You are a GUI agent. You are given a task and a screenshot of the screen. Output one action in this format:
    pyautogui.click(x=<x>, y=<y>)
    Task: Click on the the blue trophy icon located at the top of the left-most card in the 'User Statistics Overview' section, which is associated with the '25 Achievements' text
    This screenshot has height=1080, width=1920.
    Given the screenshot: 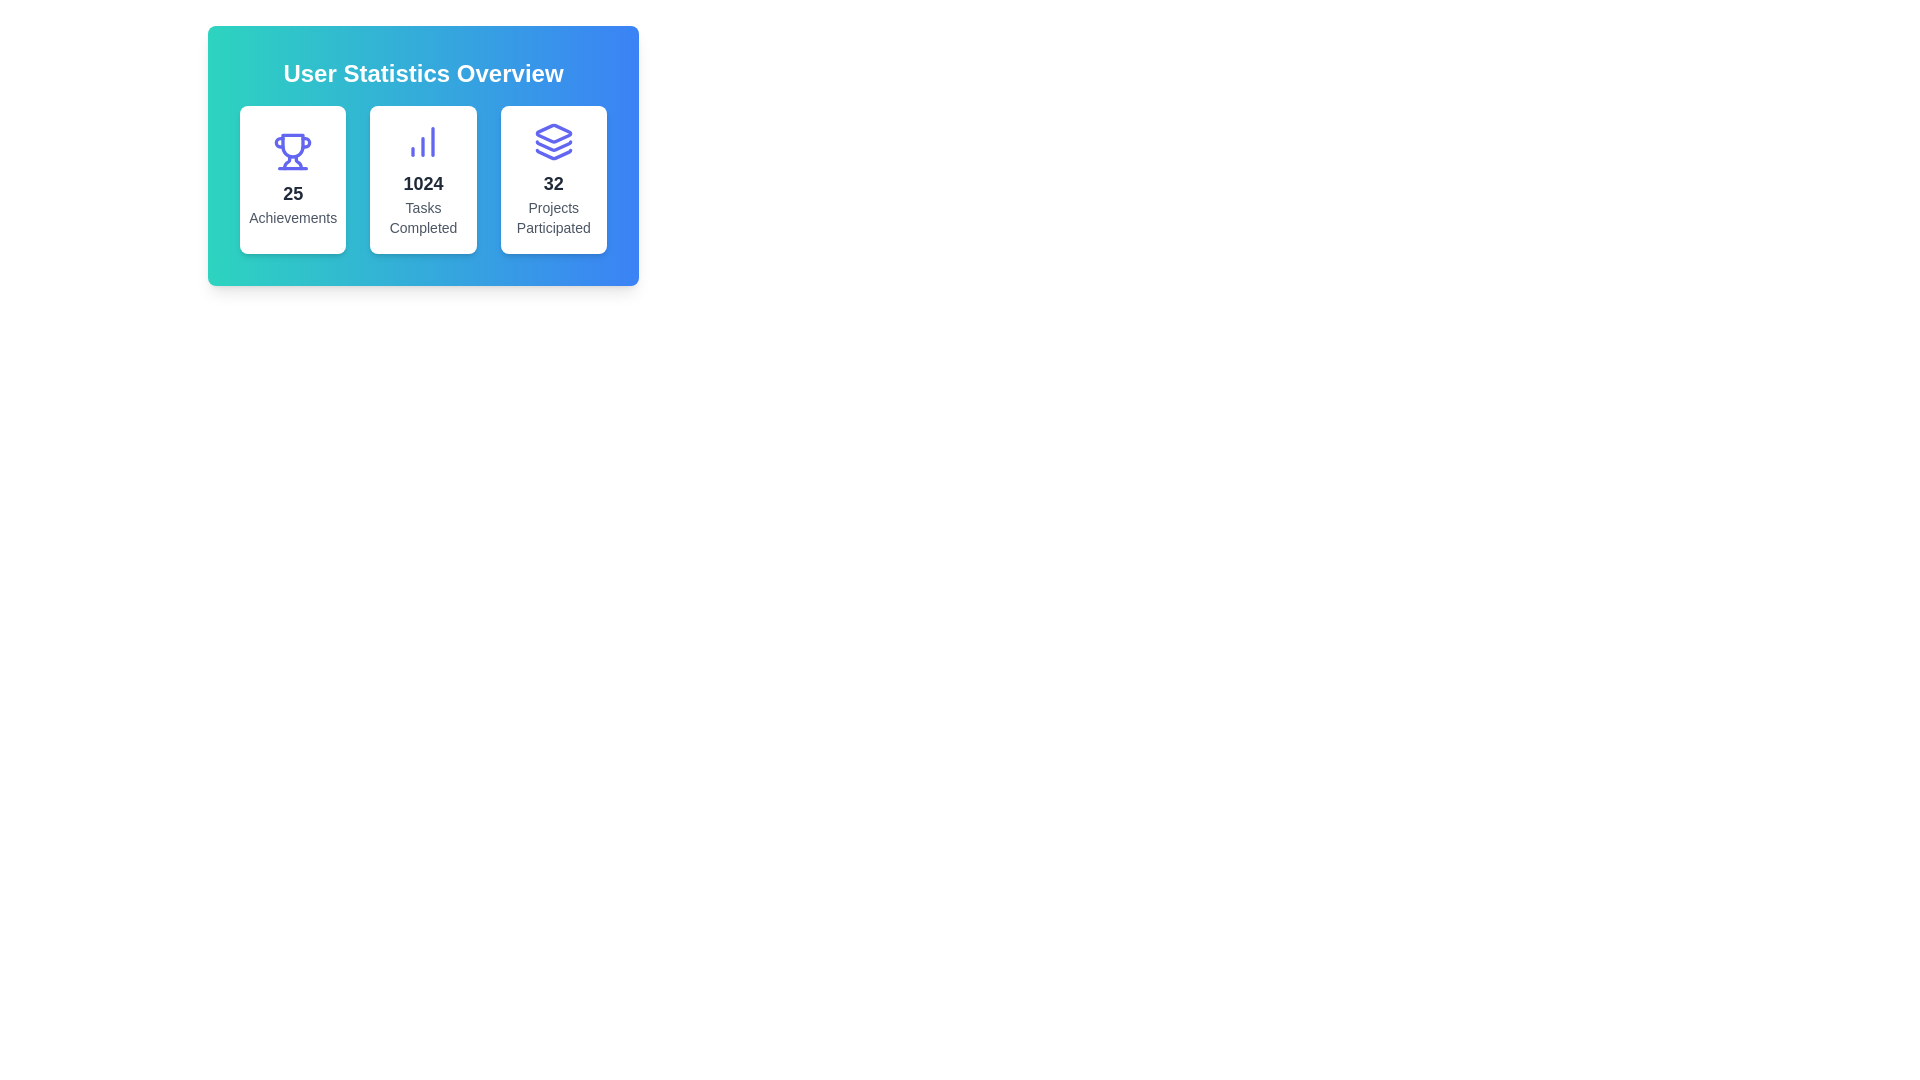 What is the action you would take?
    pyautogui.click(x=292, y=150)
    